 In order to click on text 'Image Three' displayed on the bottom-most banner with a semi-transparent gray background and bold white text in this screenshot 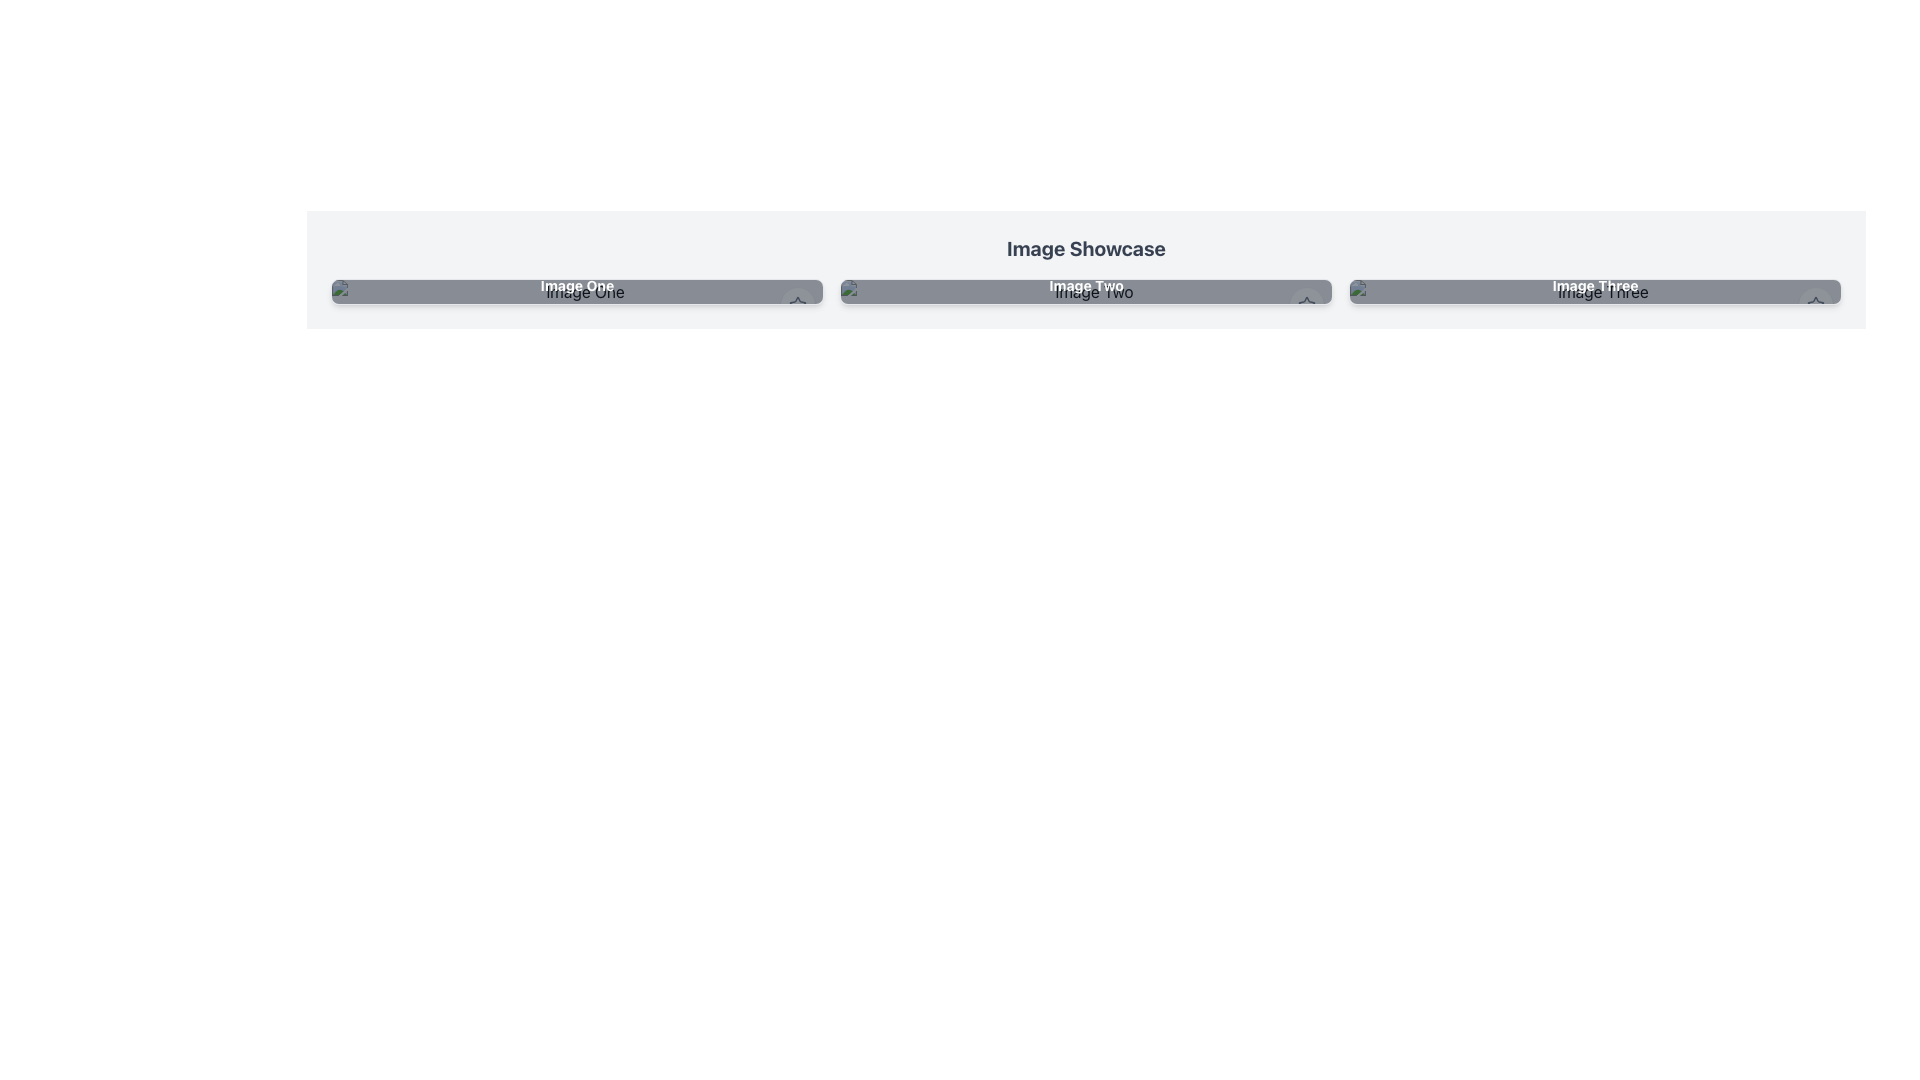, I will do `click(1594, 285)`.